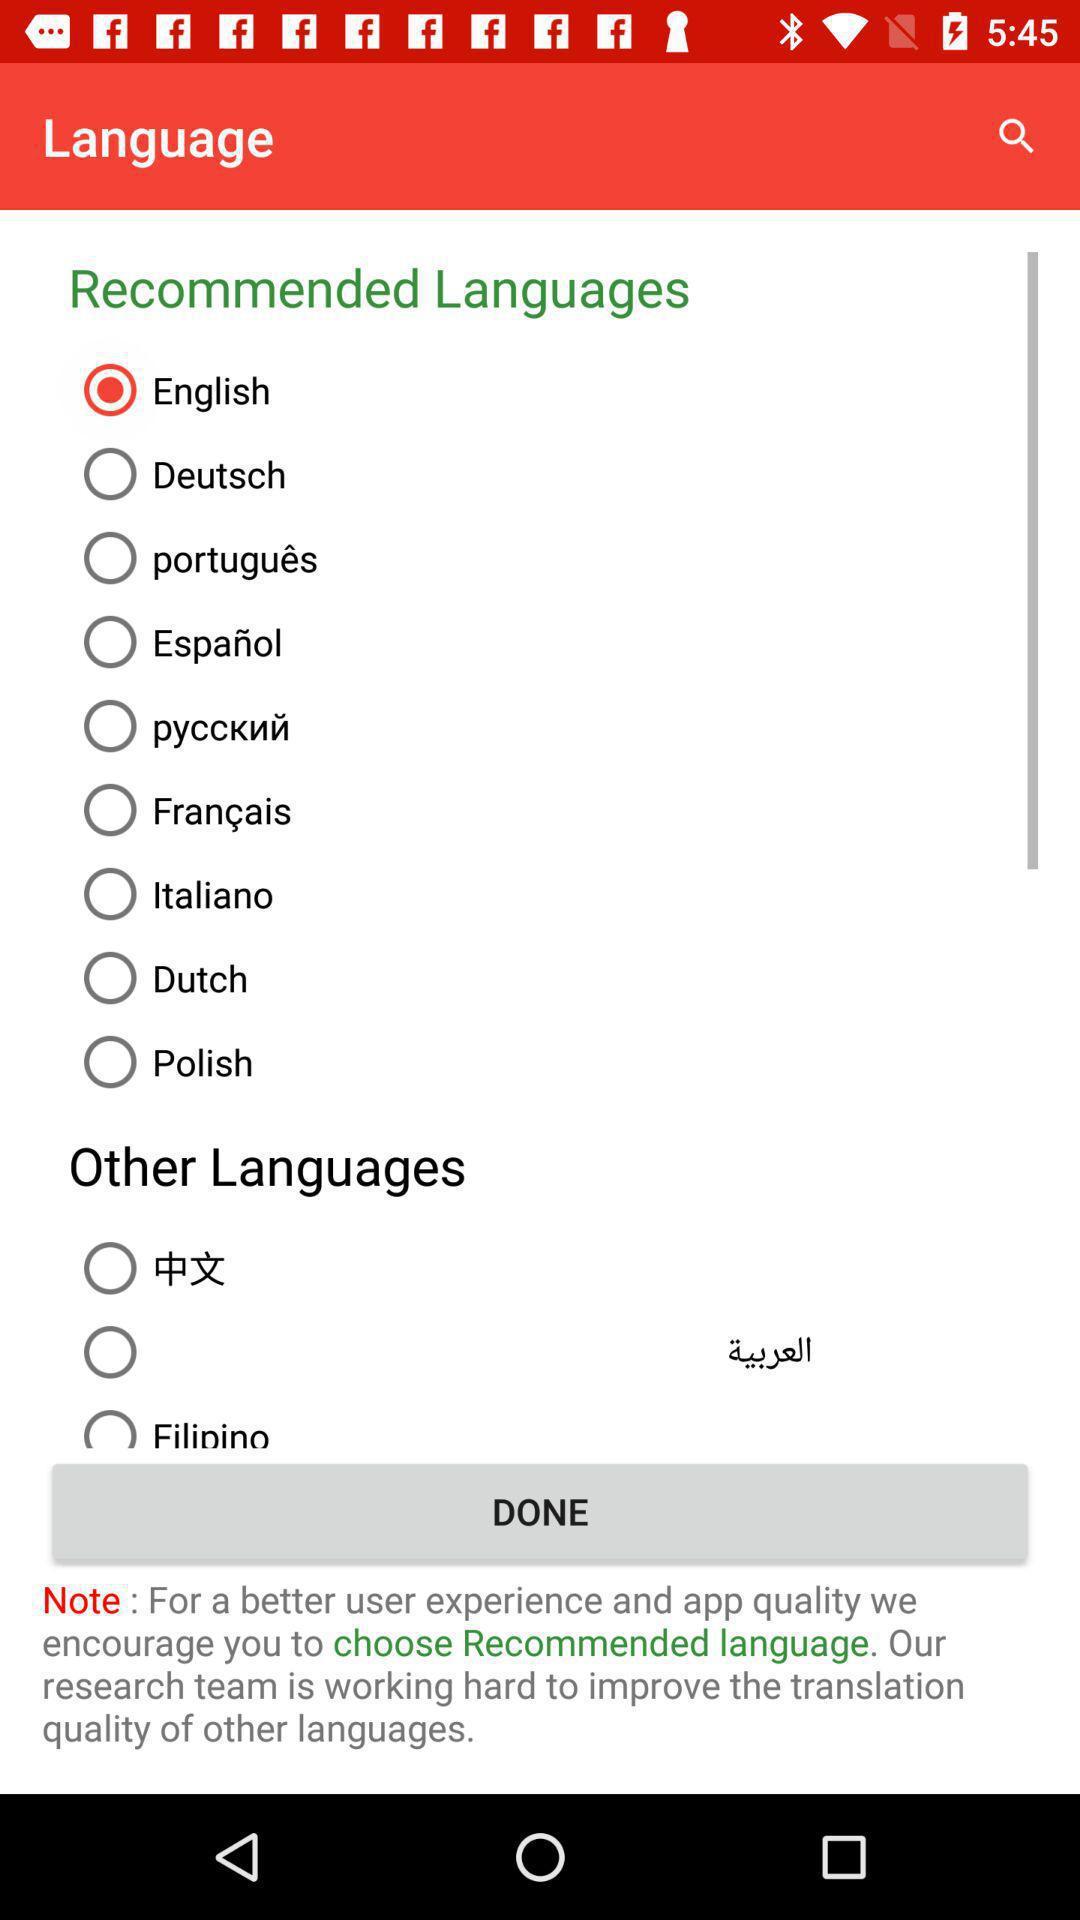 The image size is (1080, 1920). Describe the element at coordinates (553, 892) in the screenshot. I see `italiano icon` at that location.